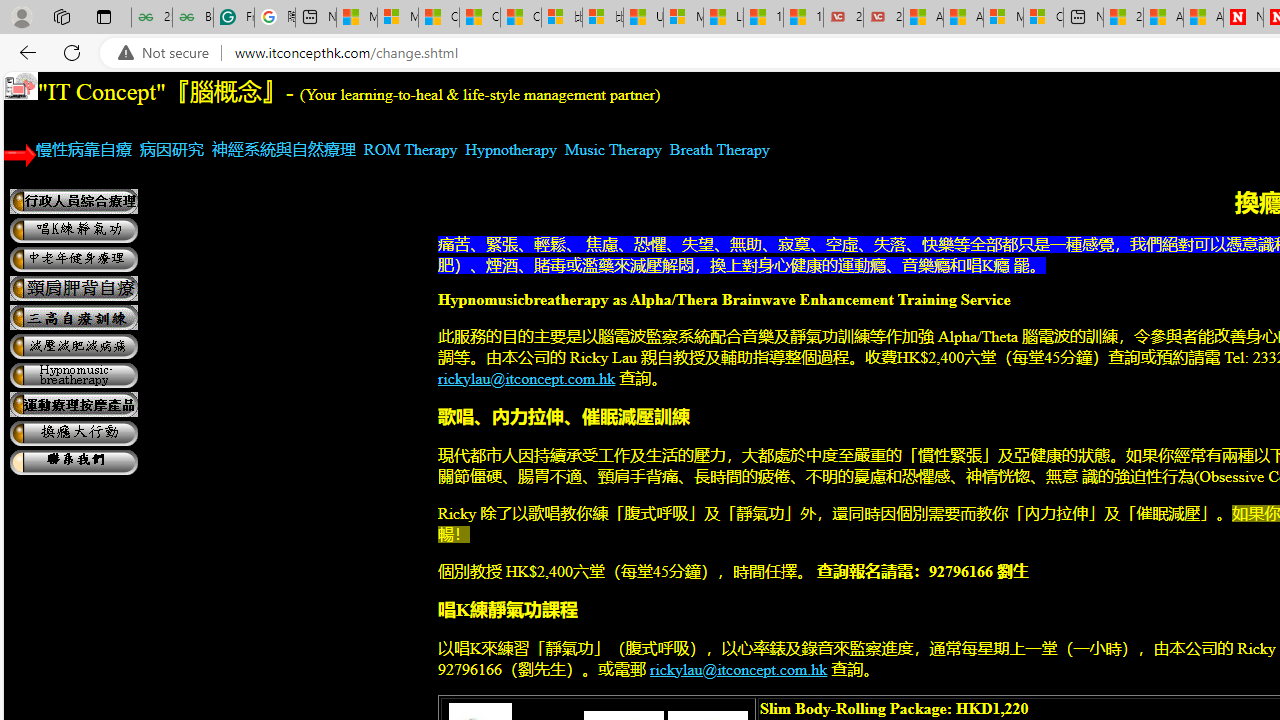 The image size is (1280, 720). What do you see at coordinates (1042, 17) in the screenshot?
I see `'Cloud Computing Services | Microsoft Azure'` at bounding box center [1042, 17].